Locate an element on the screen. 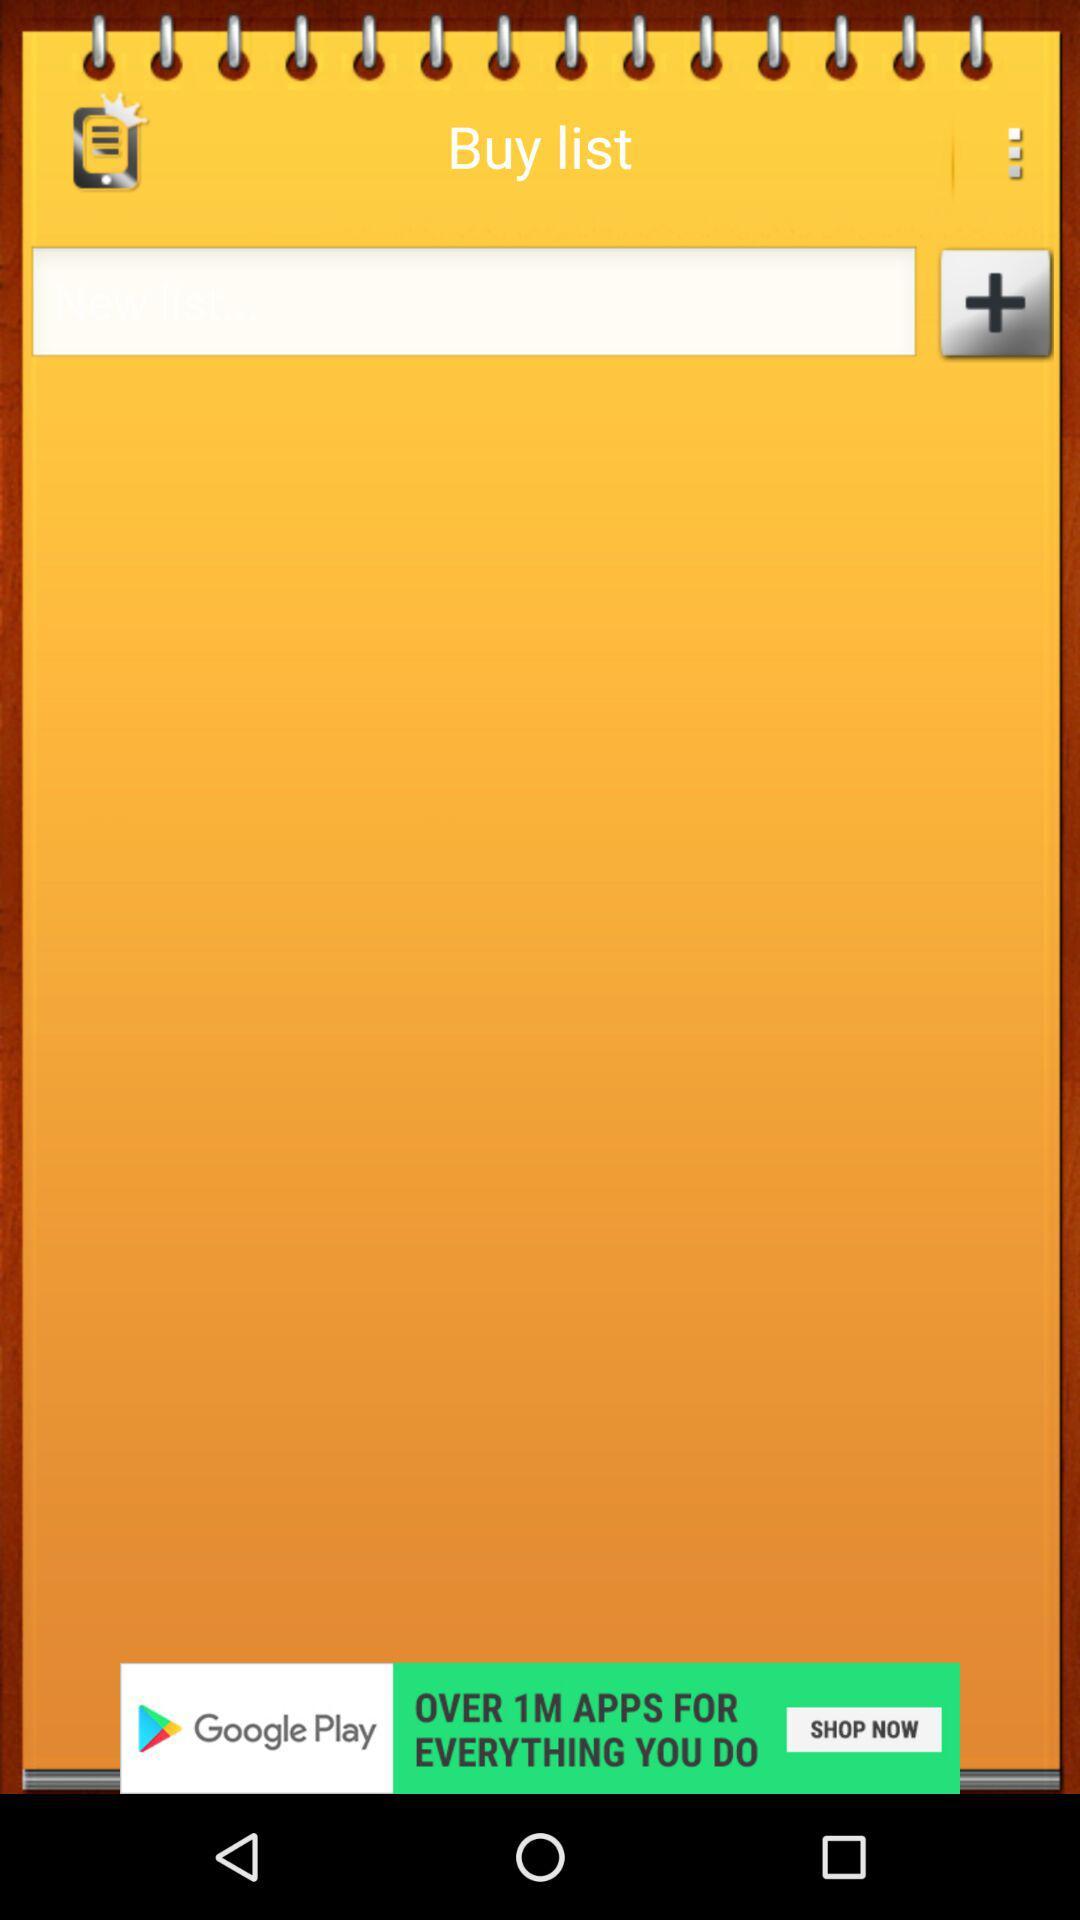  open advertisement is located at coordinates (540, 1727).